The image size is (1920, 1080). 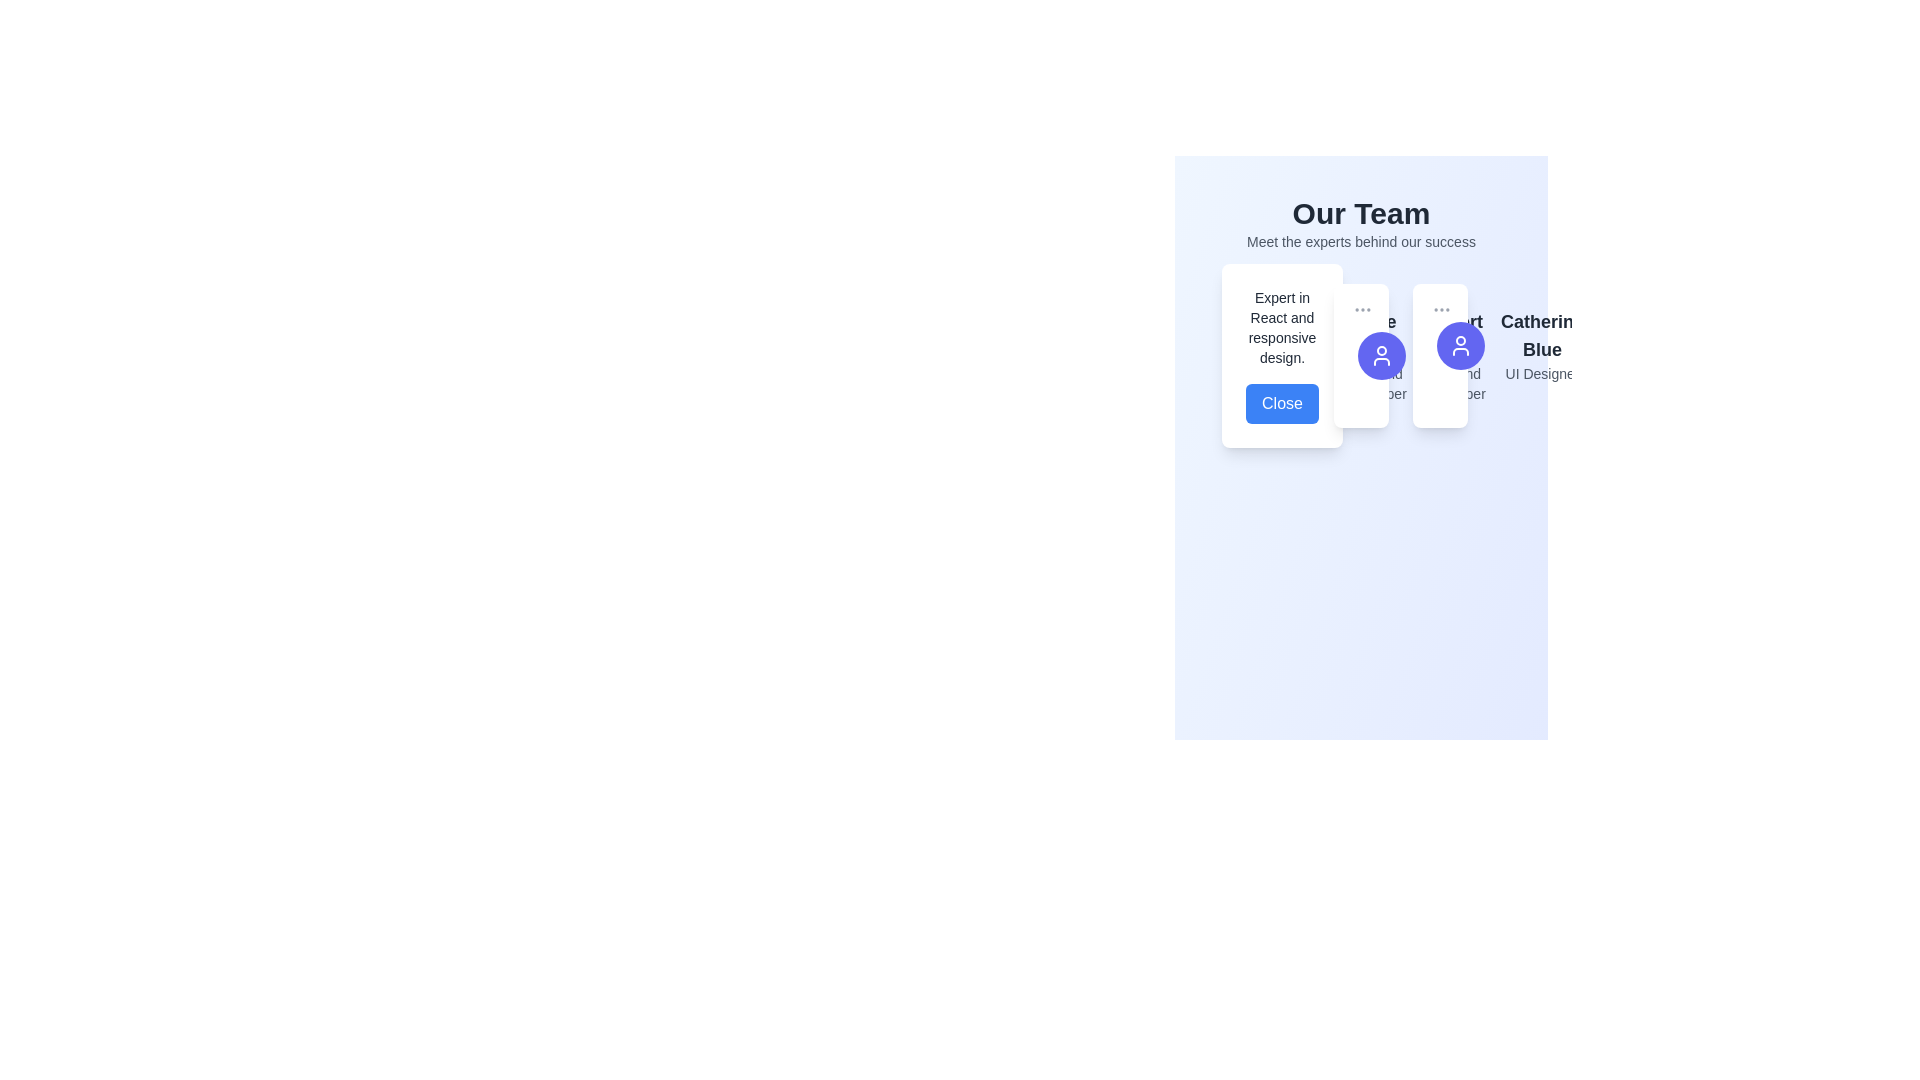 I want to click on text label indicating the job title or role of 'Catherine Blue', which is located directly beneath her name and horizontally centered with respect to it, so click(x=1541, y=374).